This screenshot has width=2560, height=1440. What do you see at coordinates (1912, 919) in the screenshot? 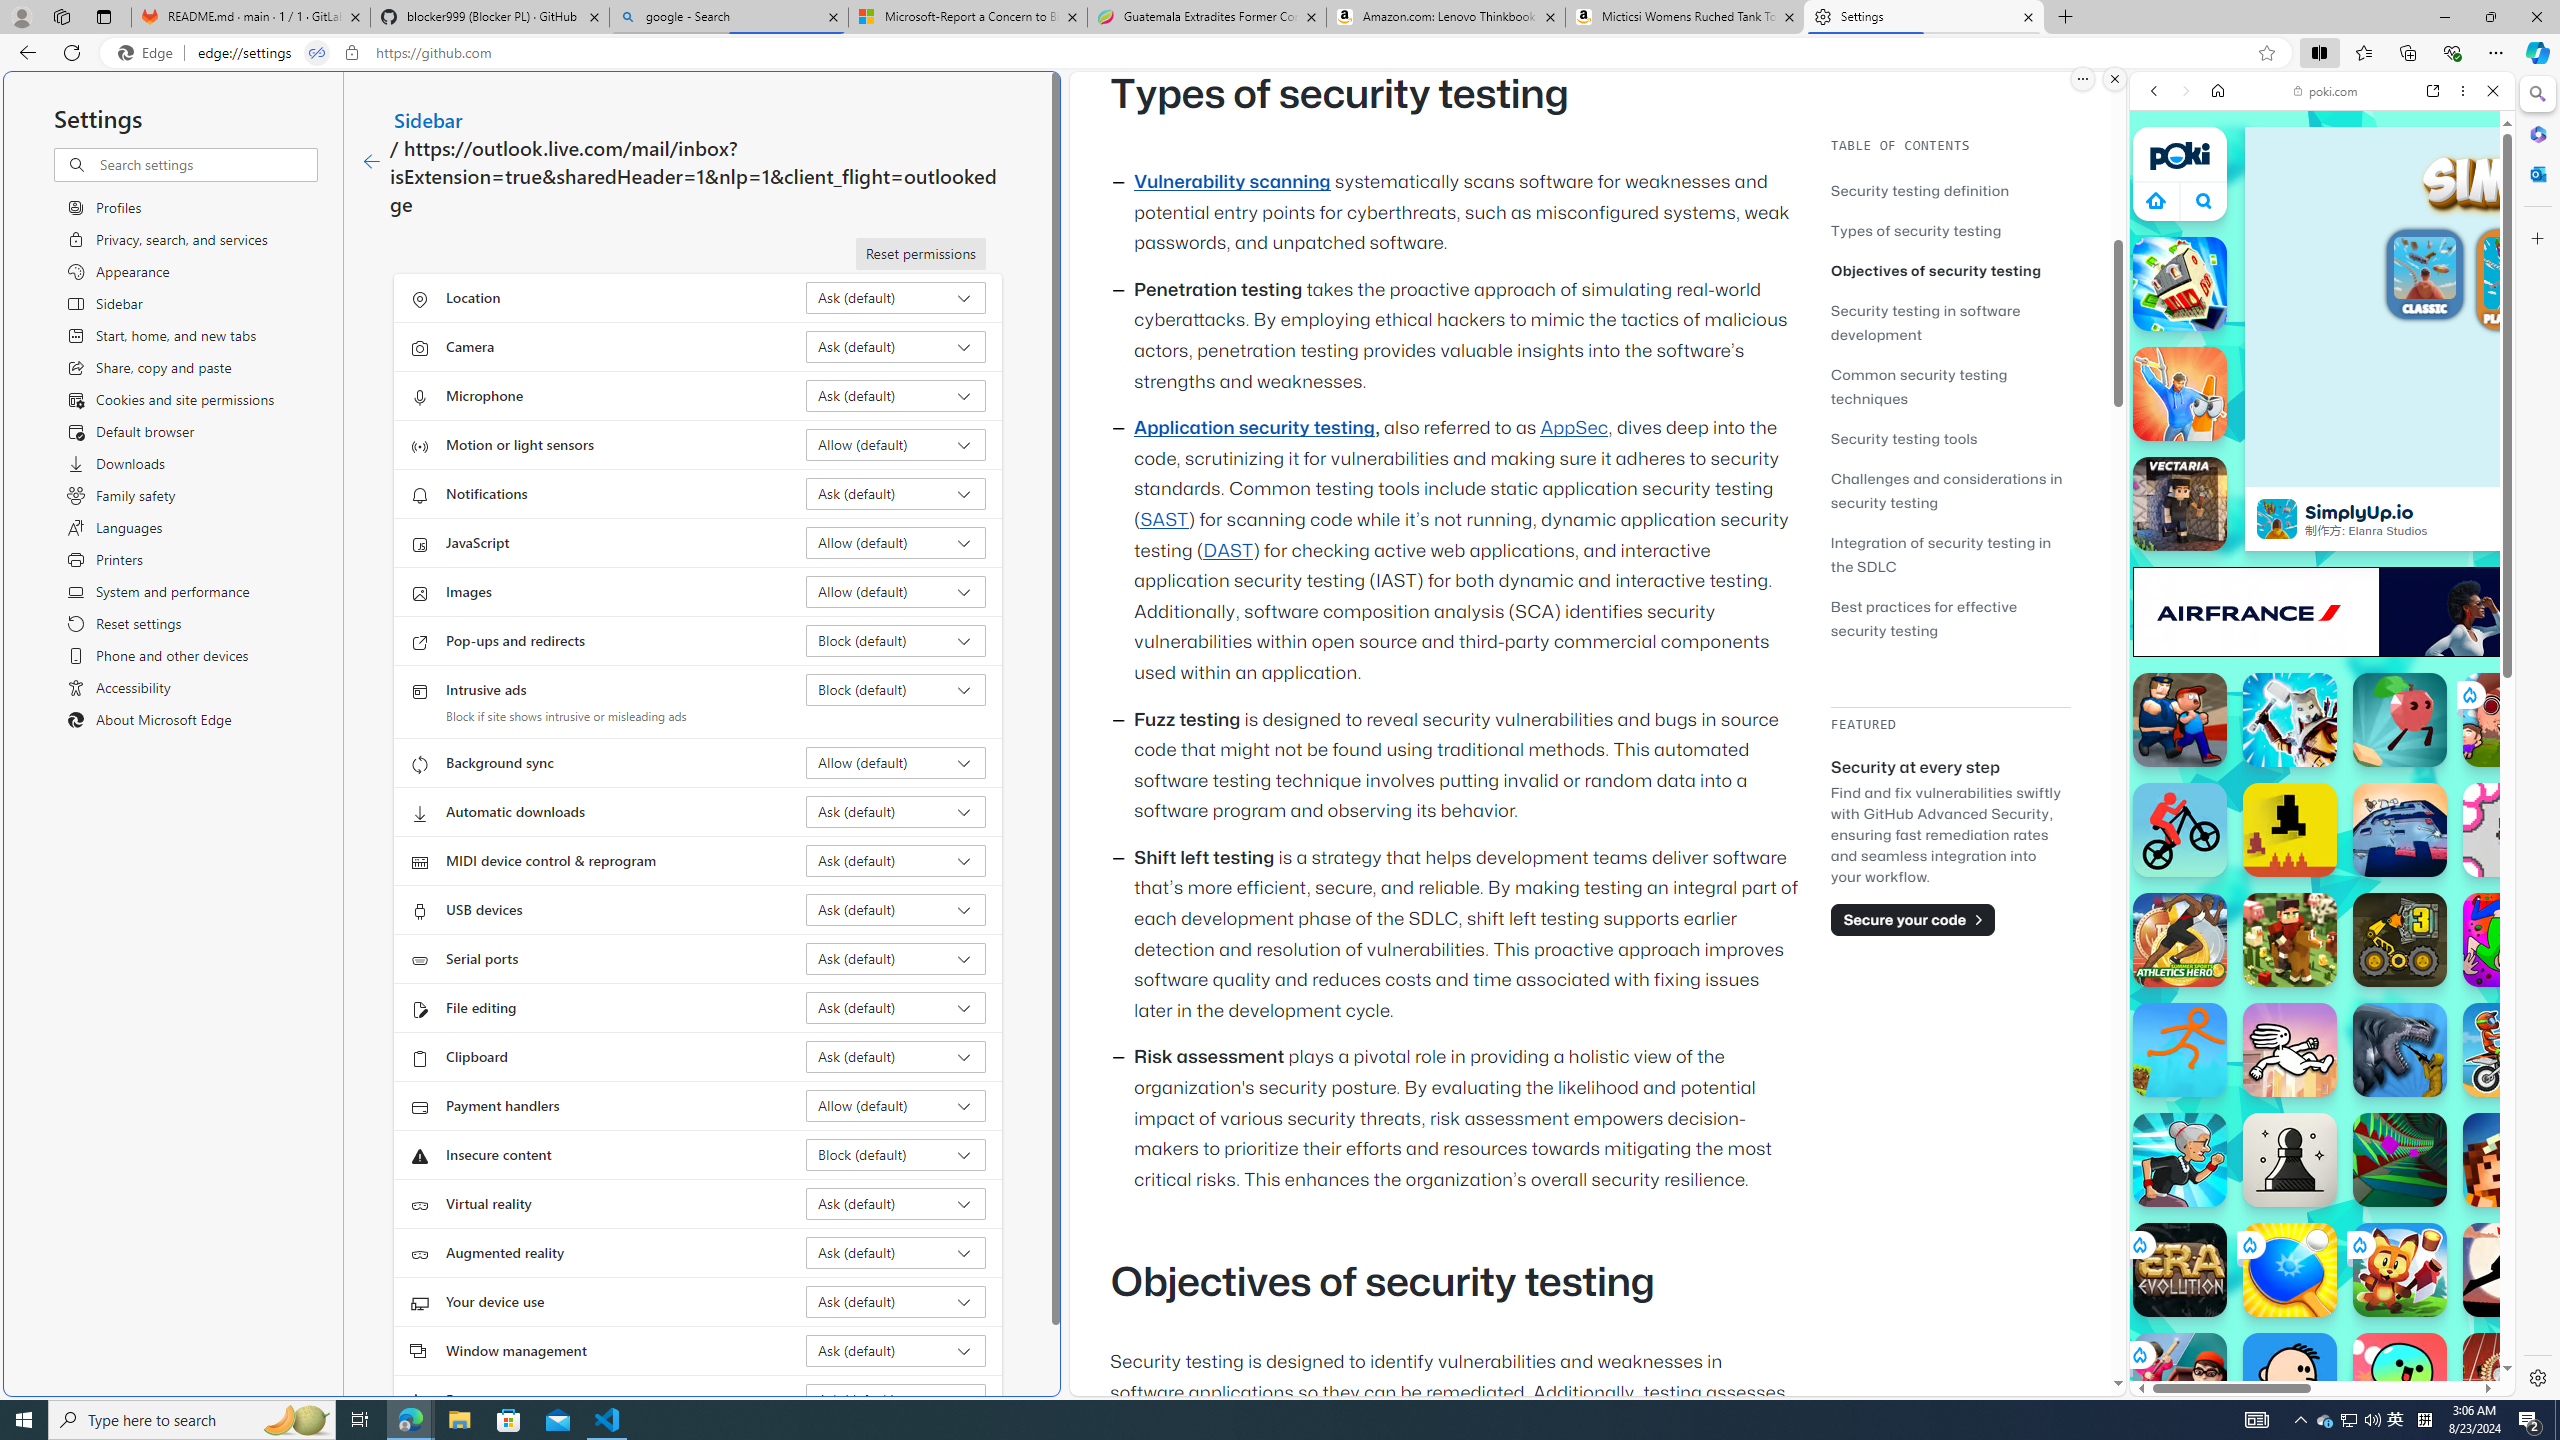
I see `'Secure your code'` at bounding box center [1912, 919].